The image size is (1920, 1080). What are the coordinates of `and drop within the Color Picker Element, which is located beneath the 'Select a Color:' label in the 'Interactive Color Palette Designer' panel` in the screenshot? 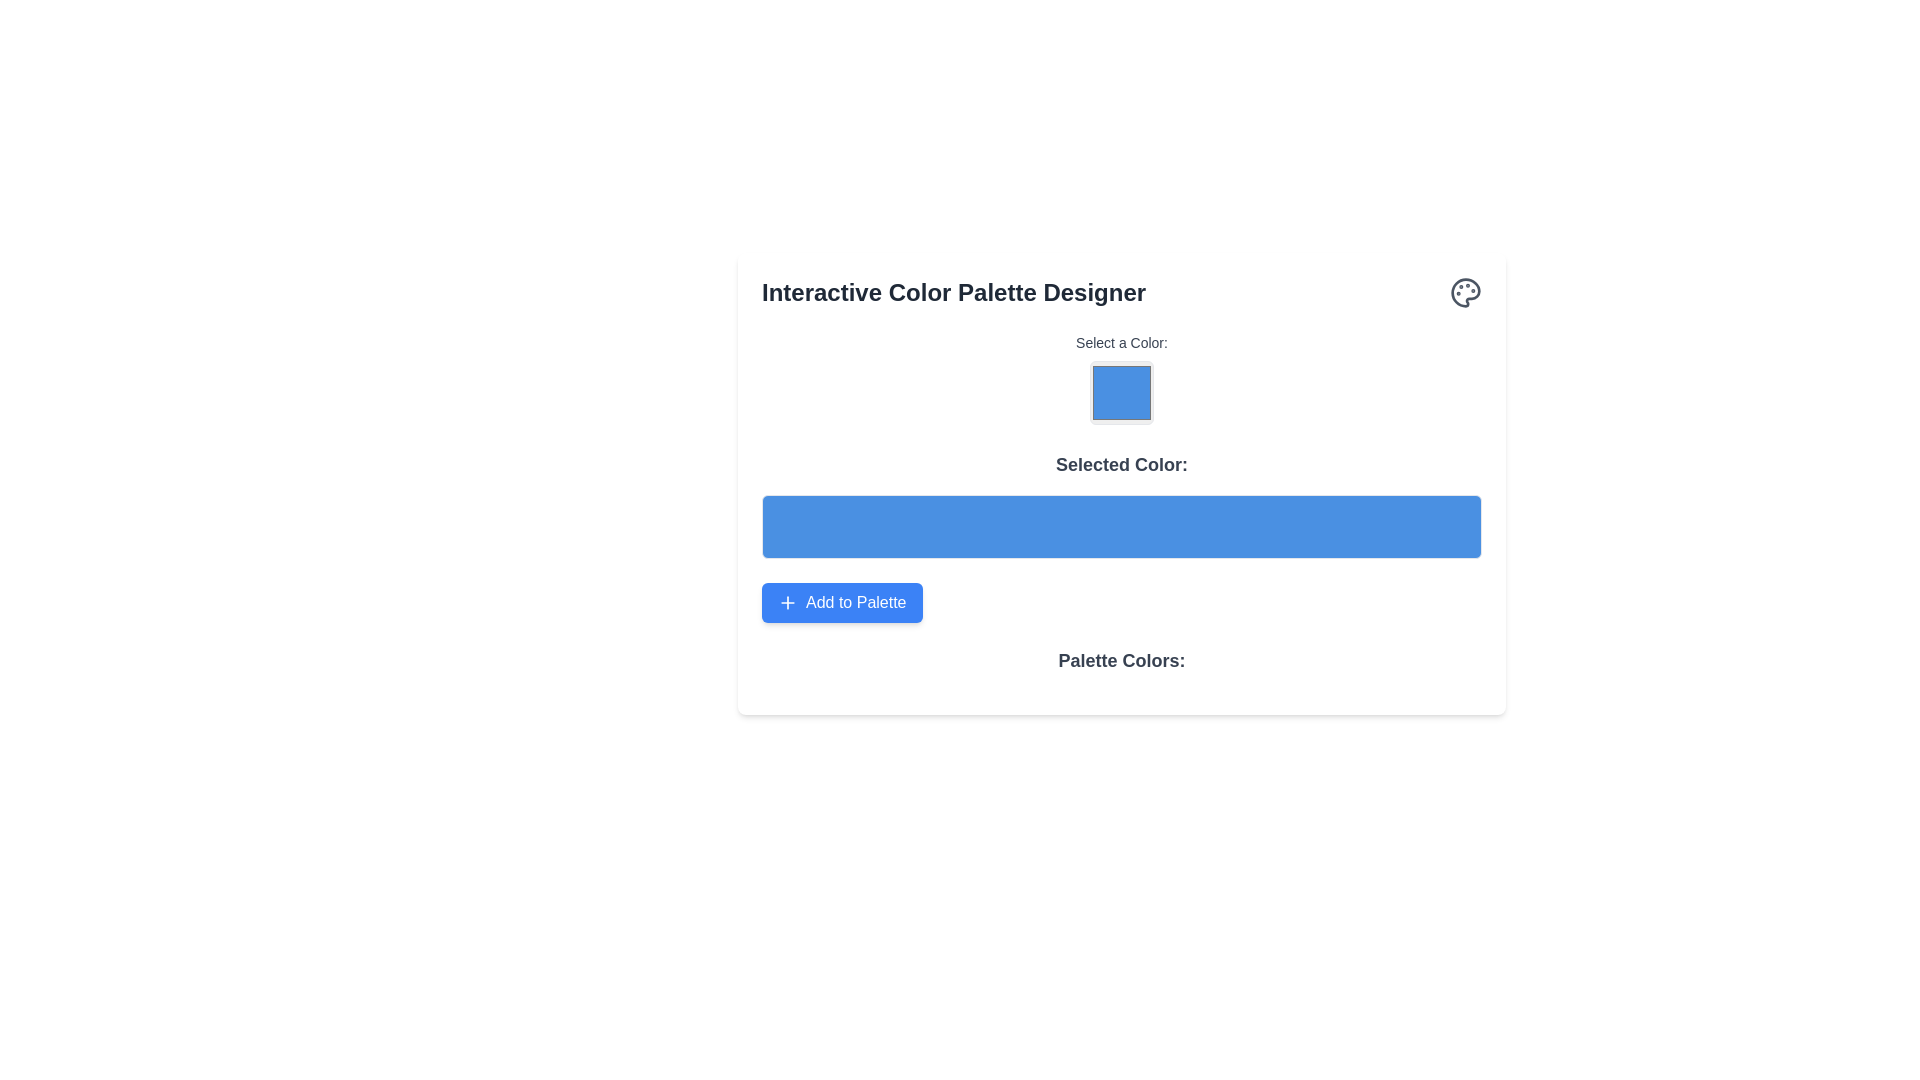 It's located at (1122, 380).